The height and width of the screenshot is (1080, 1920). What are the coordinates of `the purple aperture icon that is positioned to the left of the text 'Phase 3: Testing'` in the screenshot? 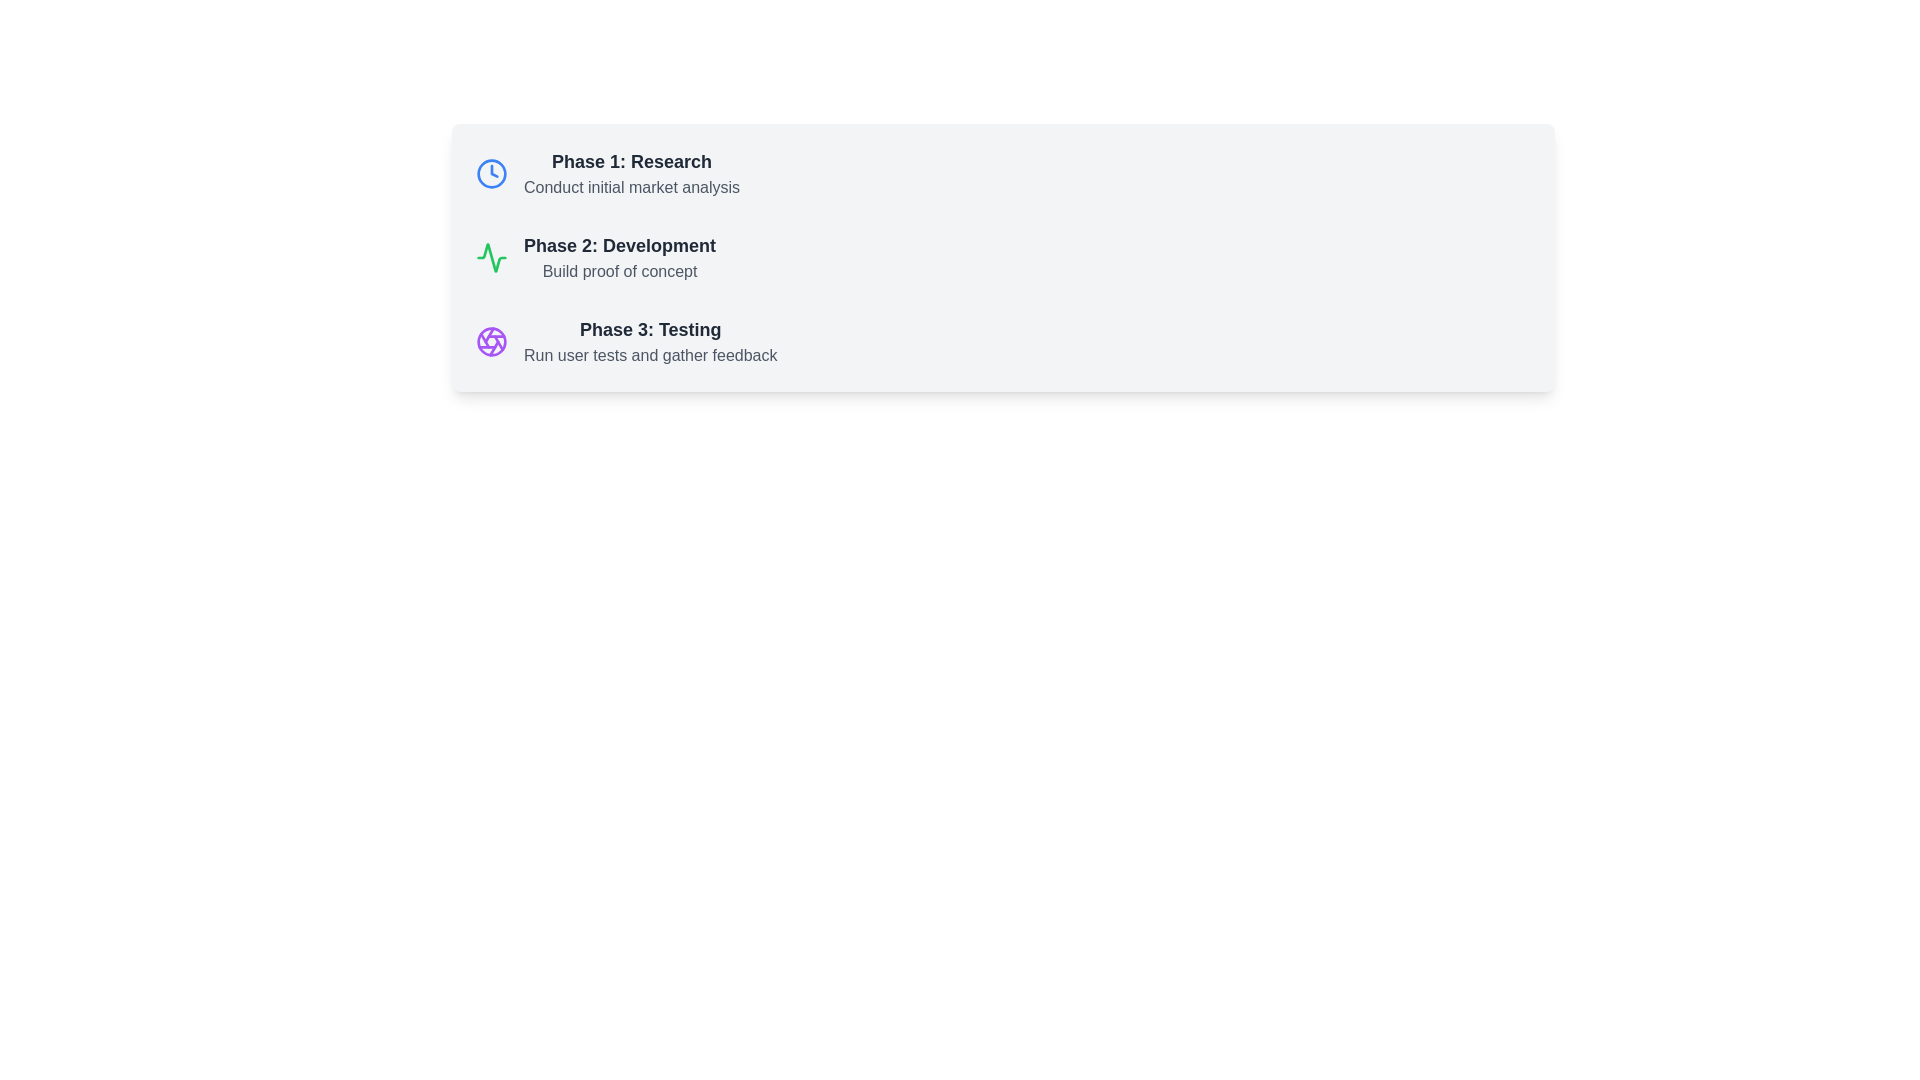 It's located at (491, 341).